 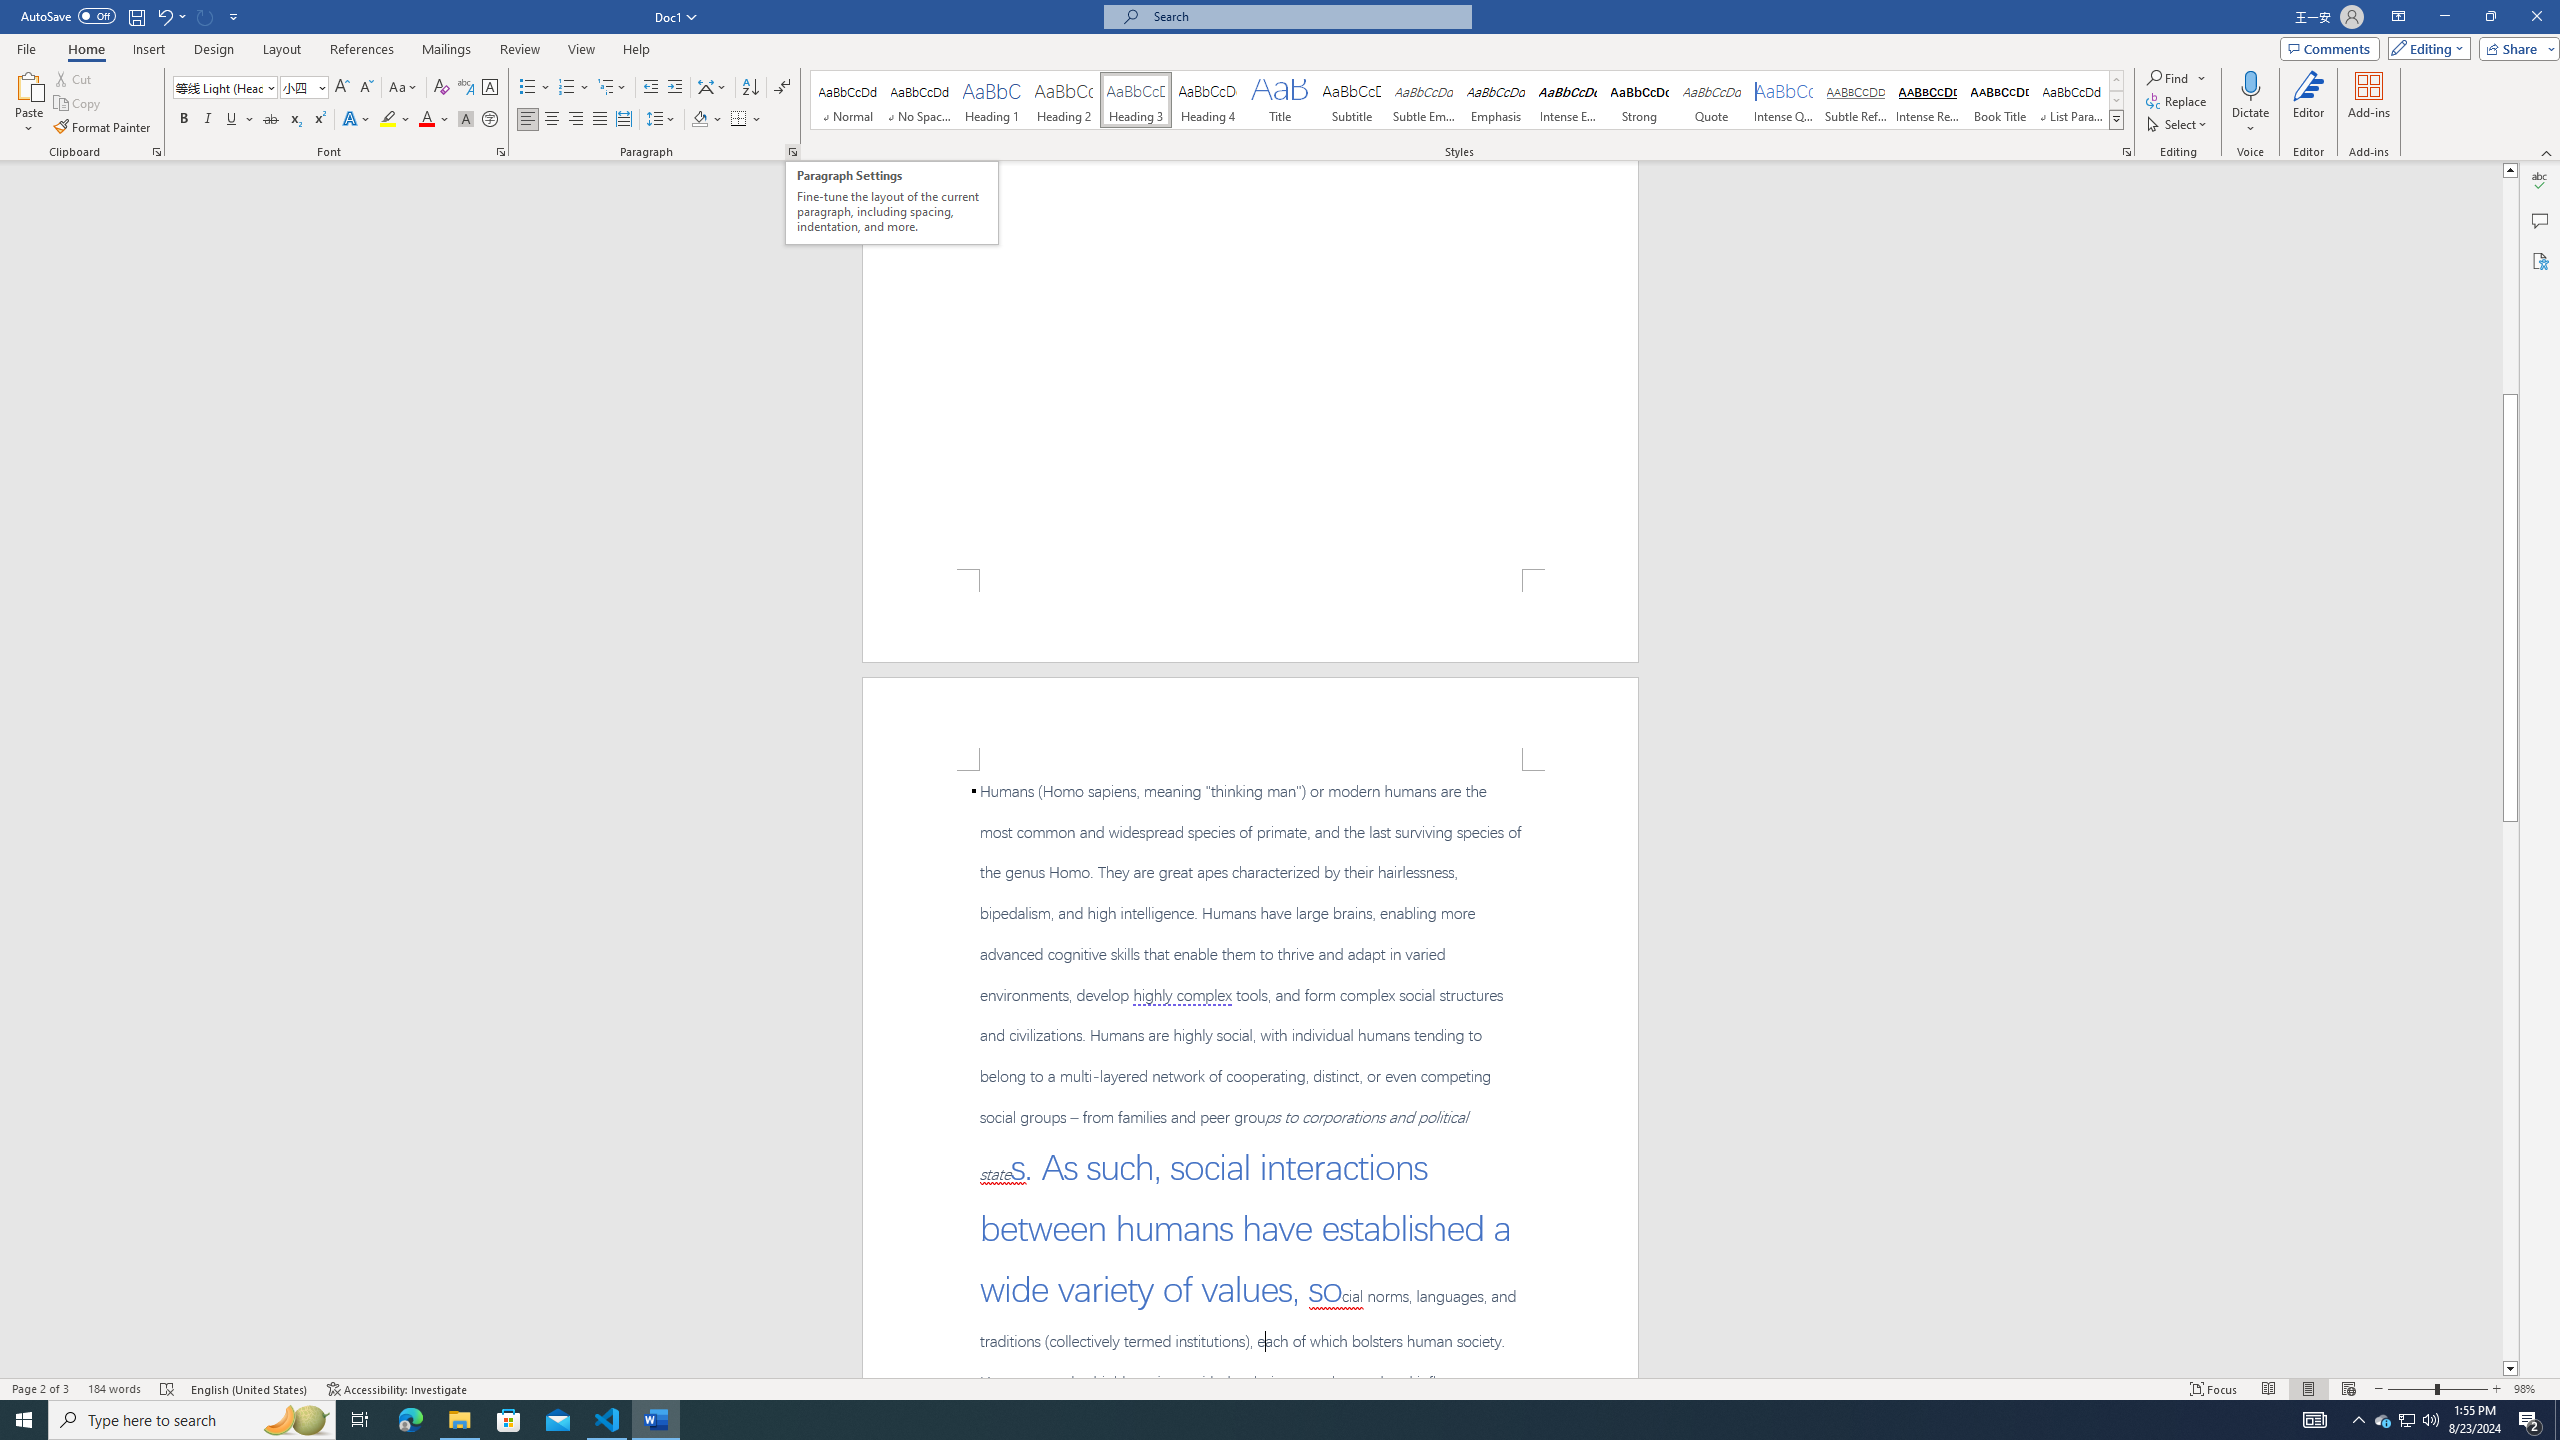 What do you see at coordinates (464, 87) in the screenshot?
I see `'Phonetic Guide...'` at bounding box center [464, 87].